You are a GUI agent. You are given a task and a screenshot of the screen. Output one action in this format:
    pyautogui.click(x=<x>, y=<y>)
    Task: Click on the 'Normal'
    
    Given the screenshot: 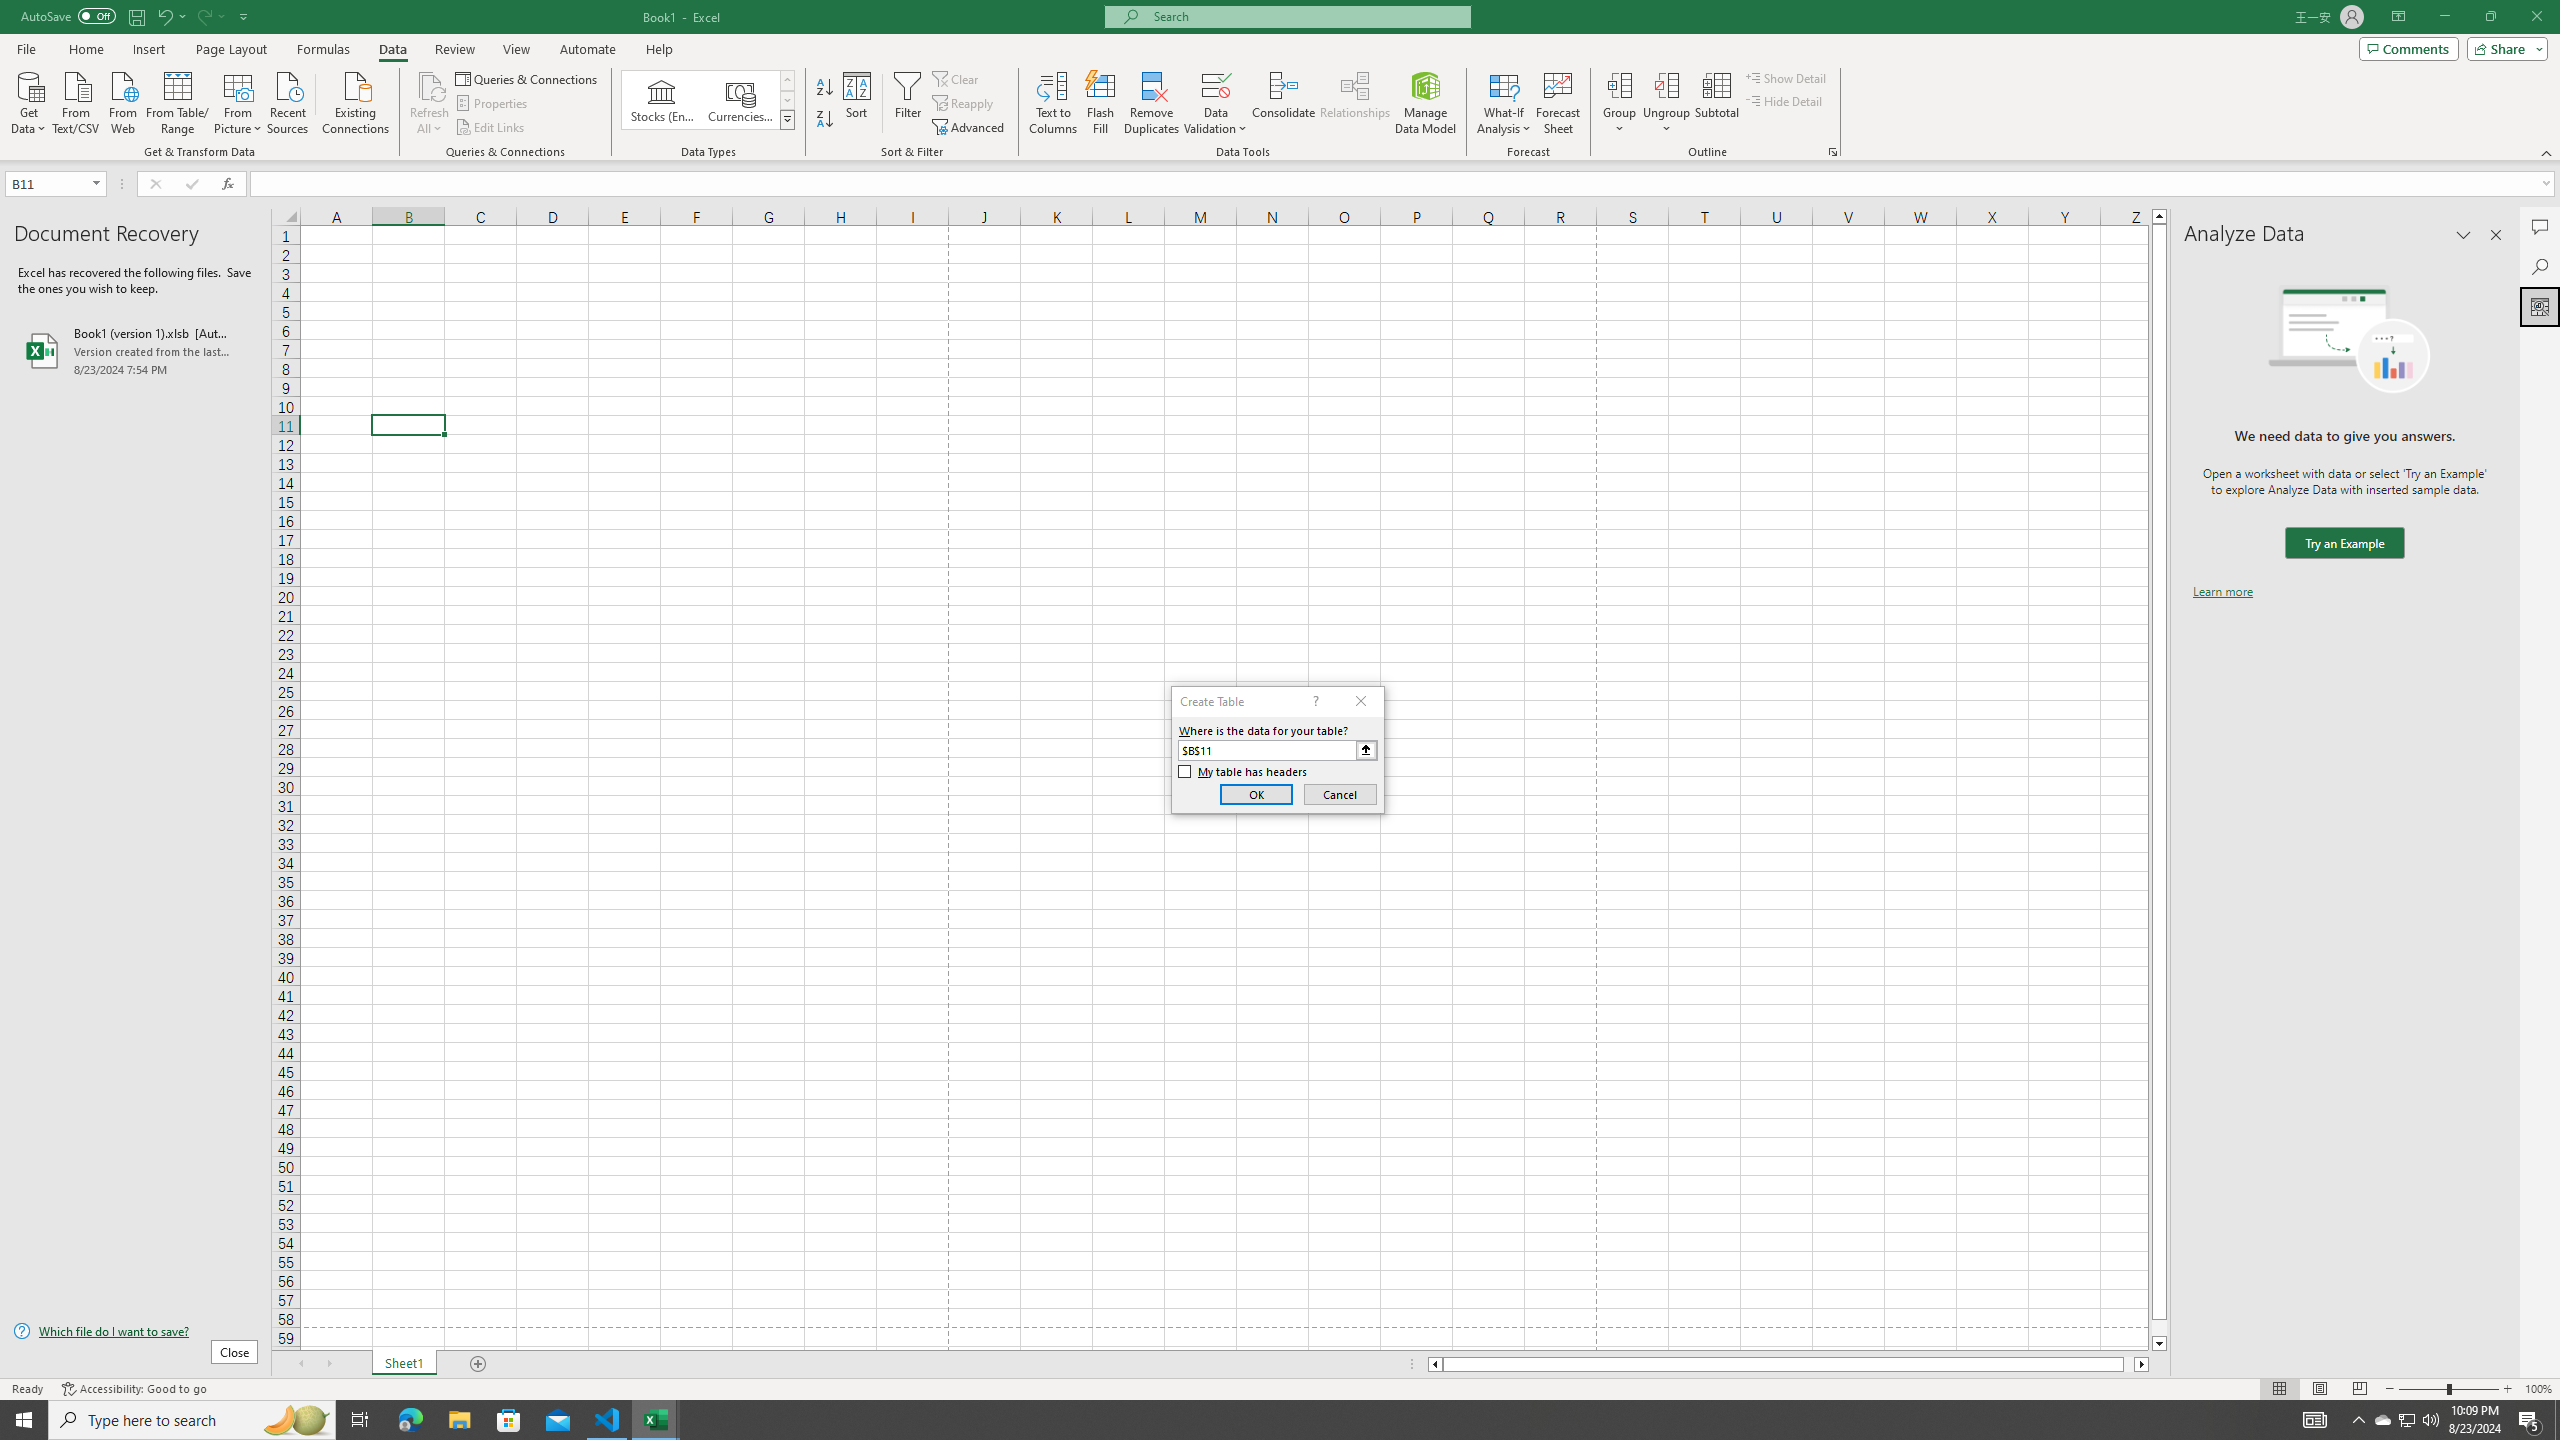 What is the action you would take?
    pyautogui.click(x=2278, y=1389)
    